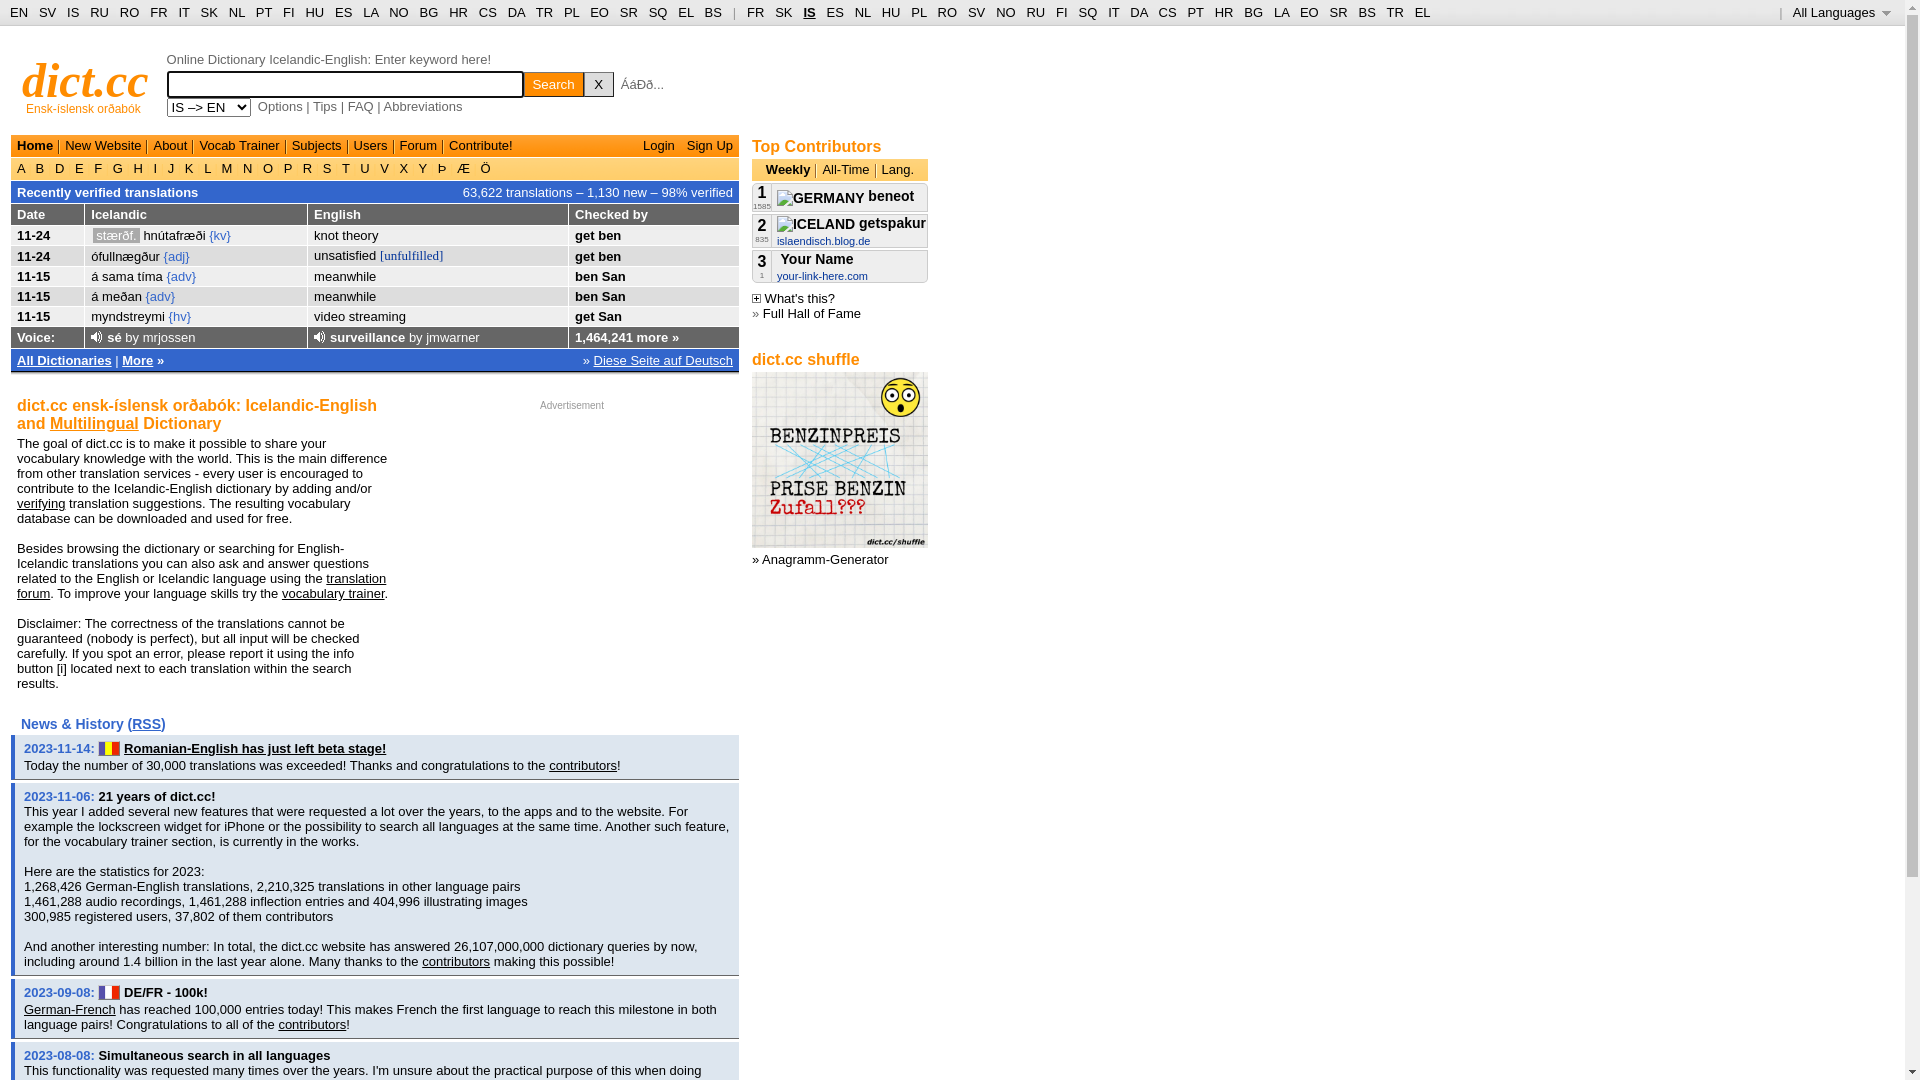 This screenshot has height=1080, width=1920. I want to click on 'Users', so click(370, 144).